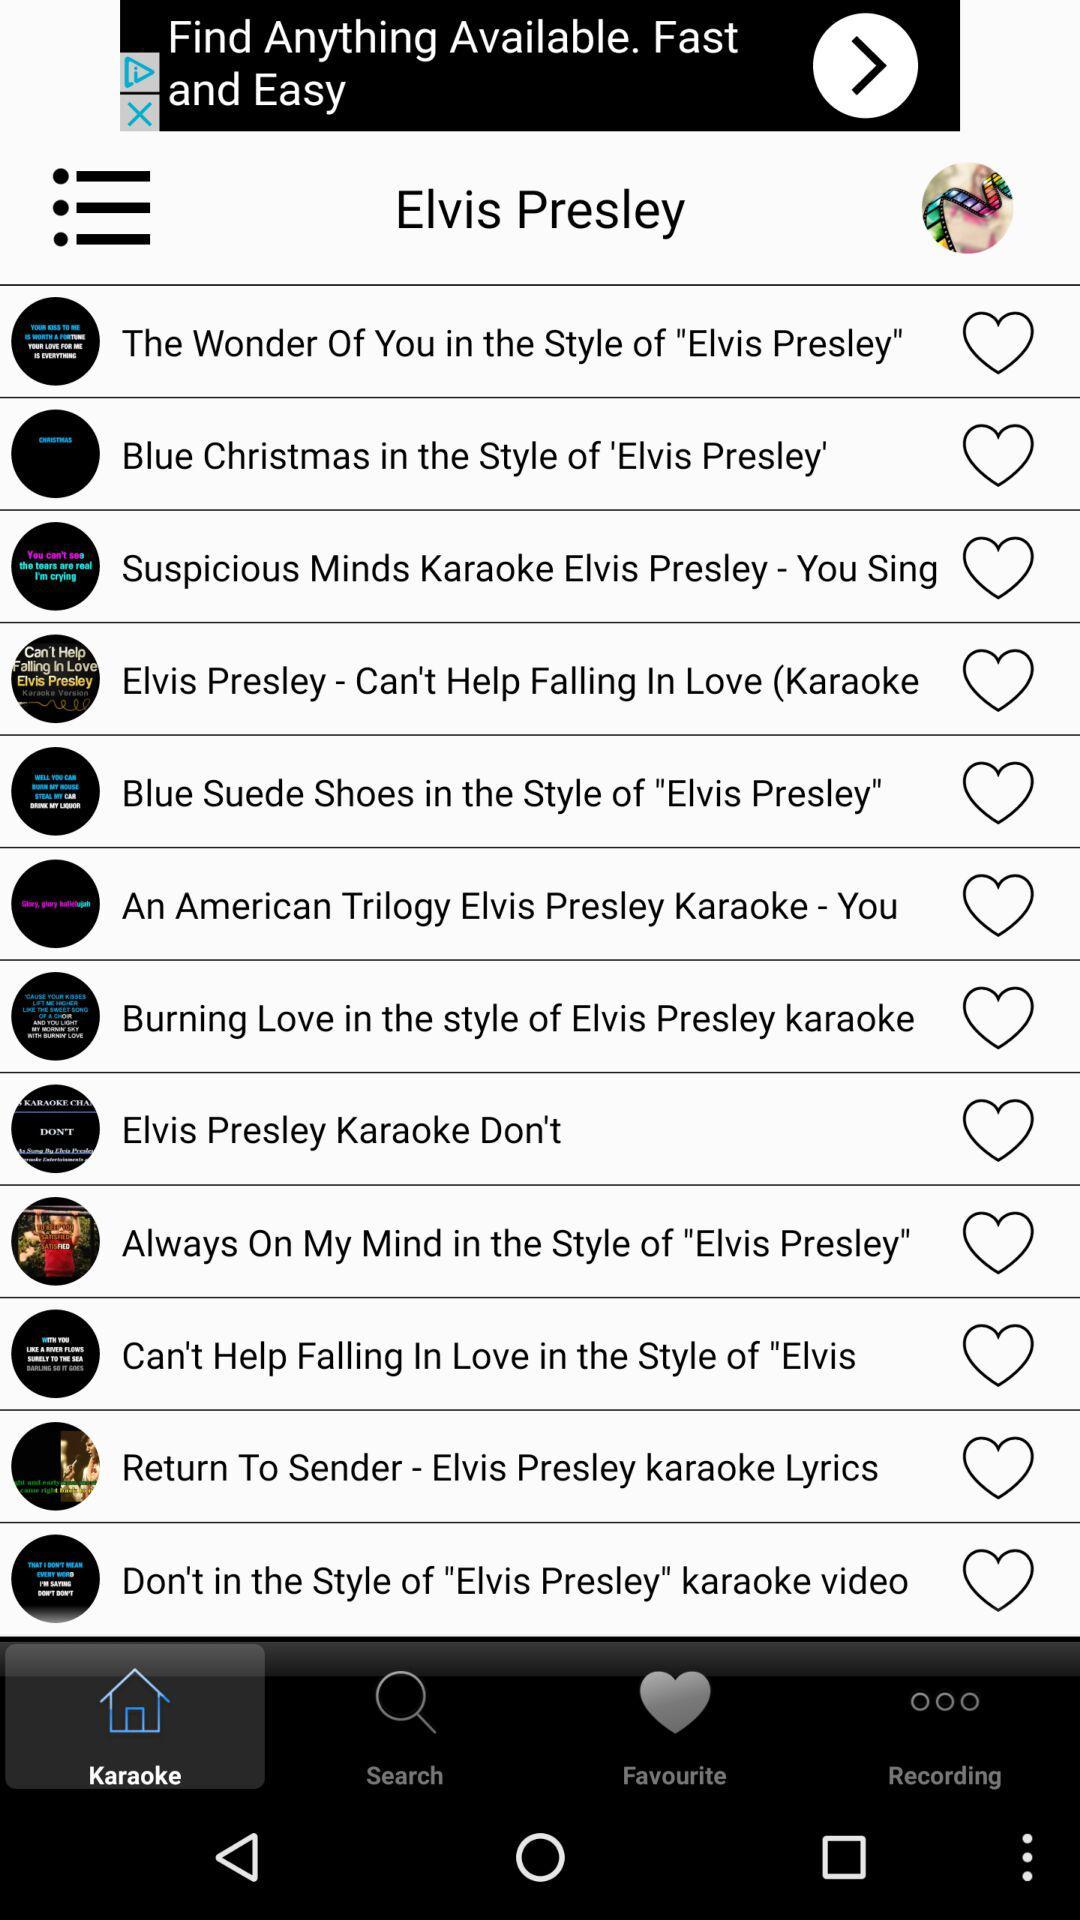 This screenshot has height=1920, width=1080. I want to click on favorite, so click(998, 678).